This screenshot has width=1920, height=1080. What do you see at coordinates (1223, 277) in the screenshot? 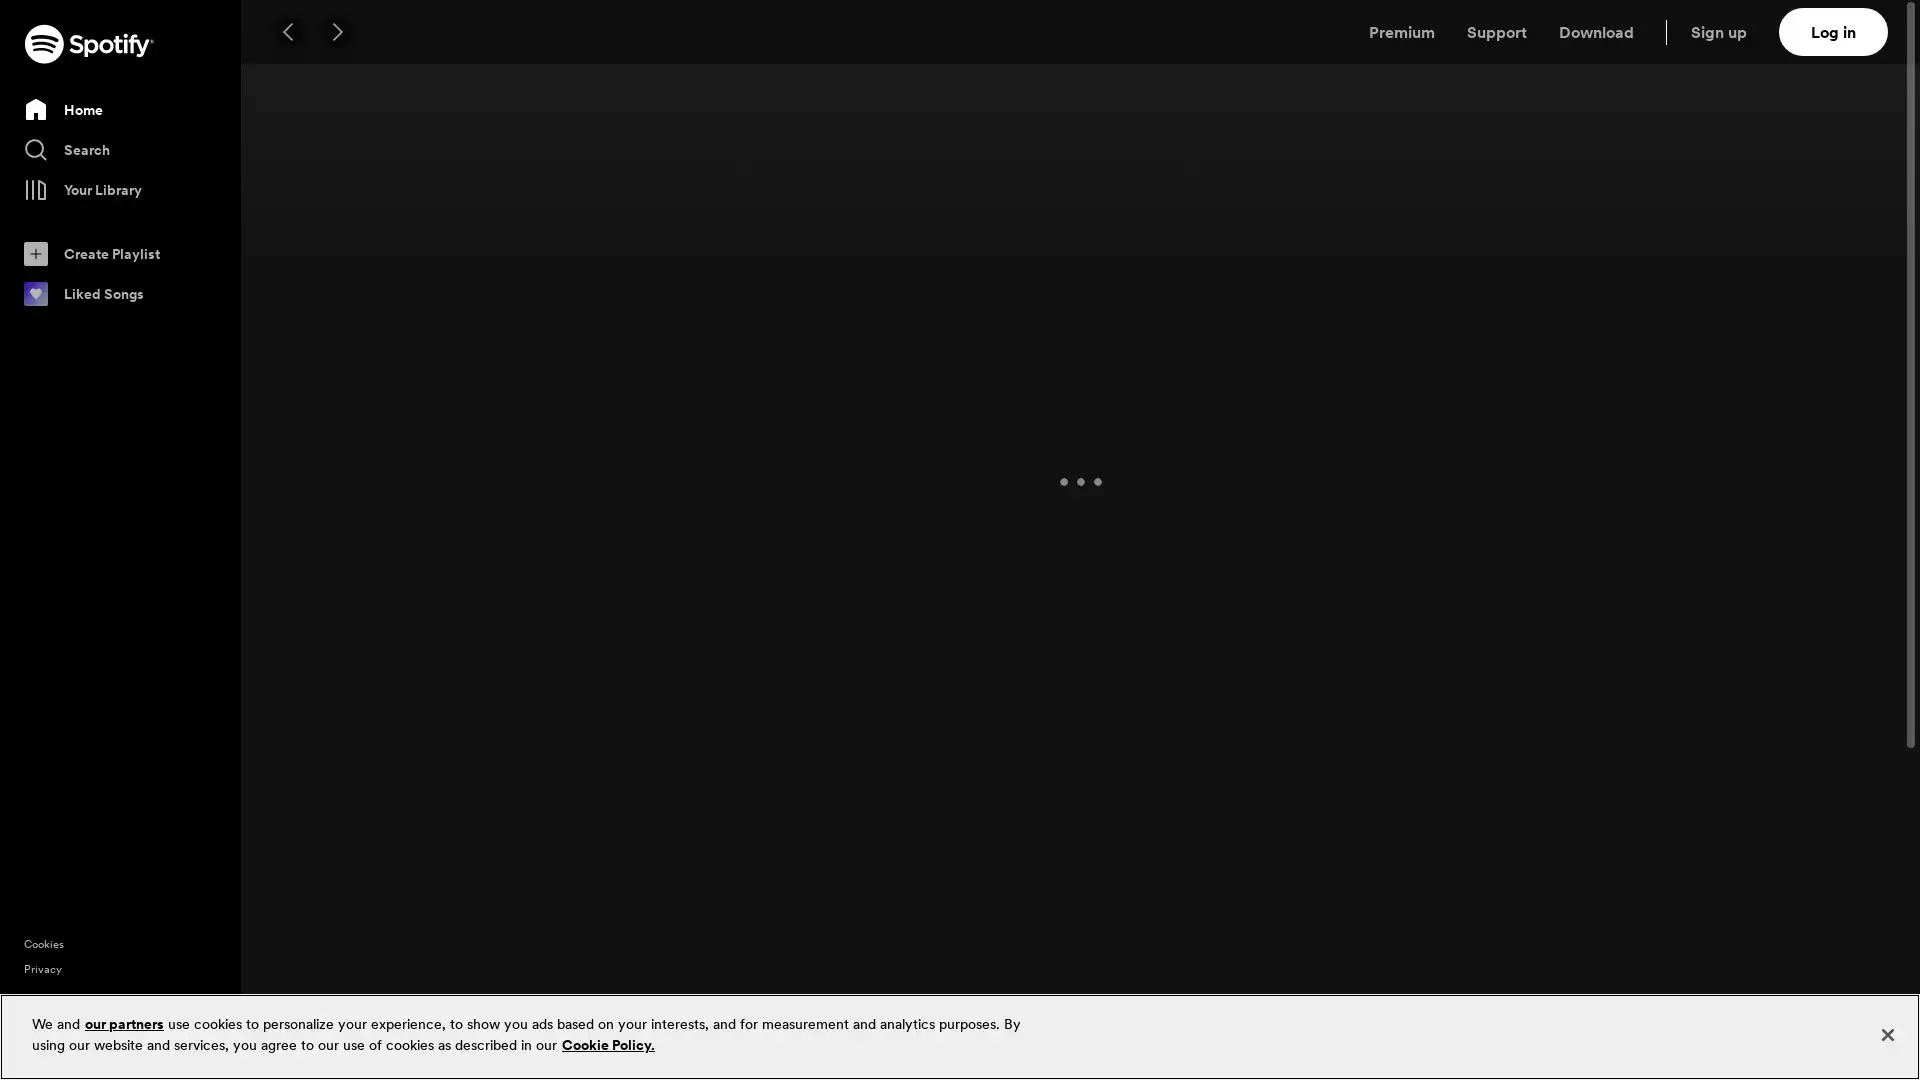
I see `Play Fresh Finds Indie` at bounding box center [1223, 277].